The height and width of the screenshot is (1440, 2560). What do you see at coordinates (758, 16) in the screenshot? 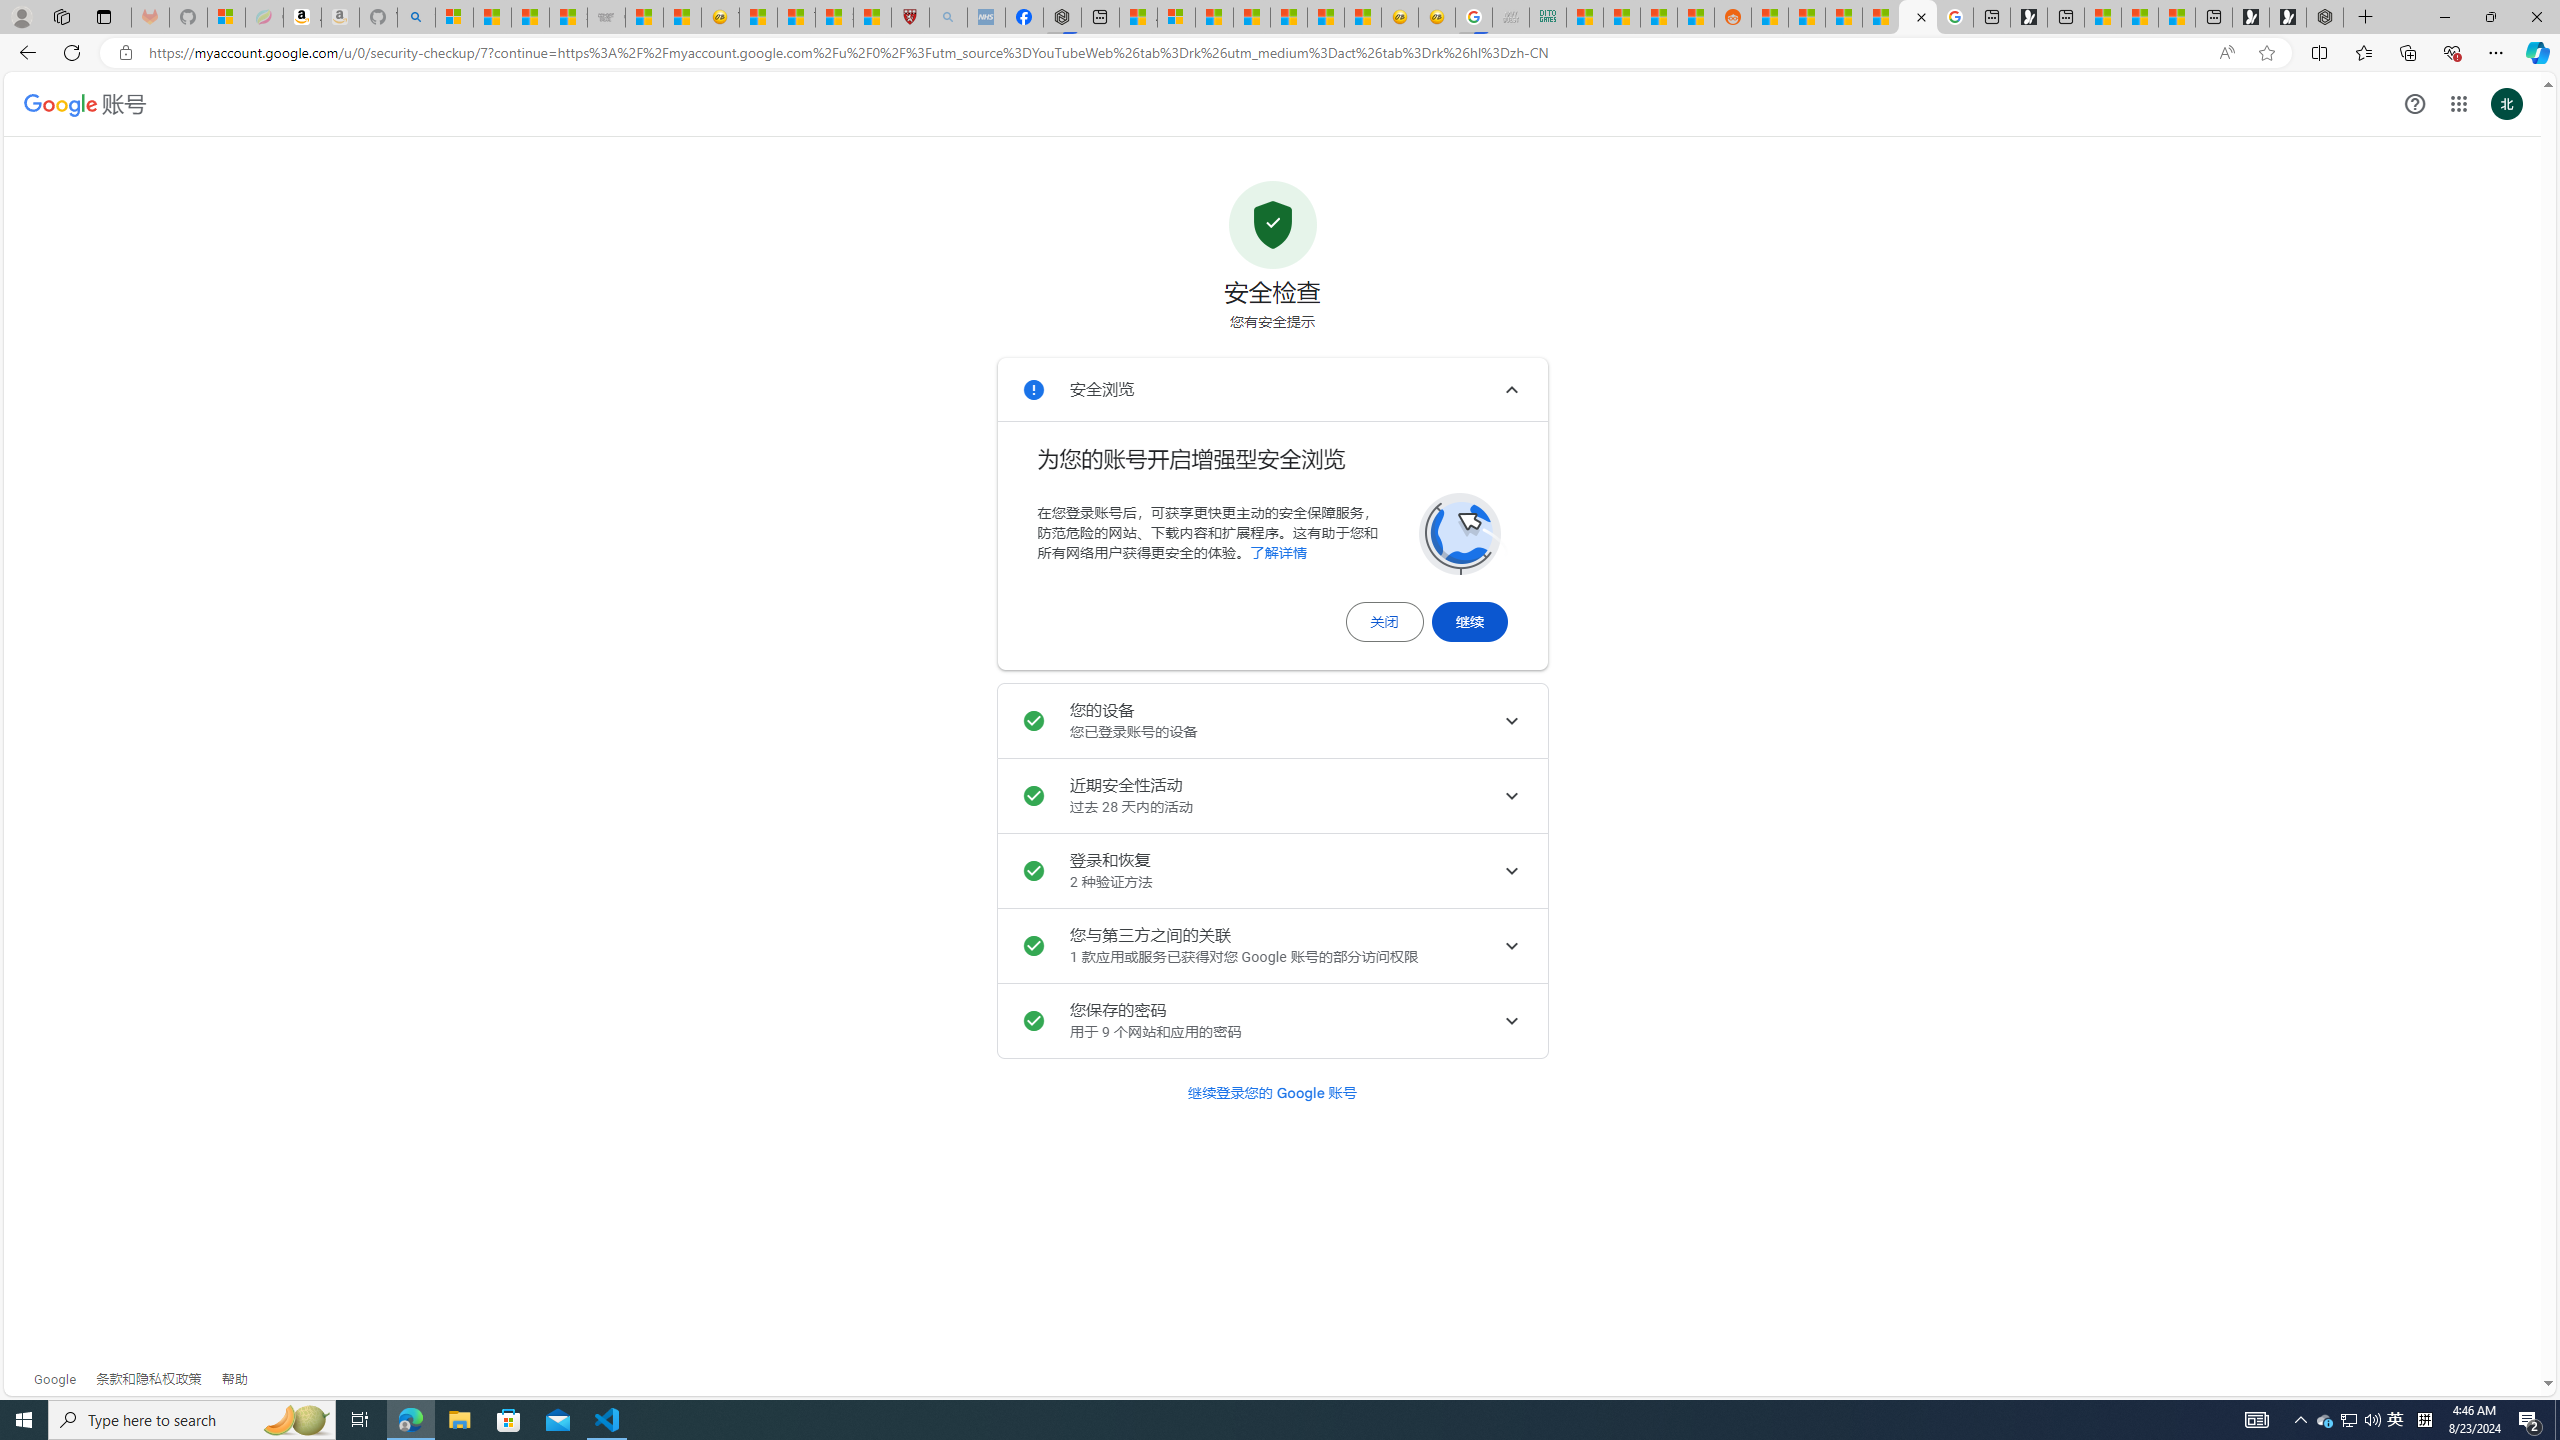
I see `'Recipes - MSN'` at bounding box center [758, 16].